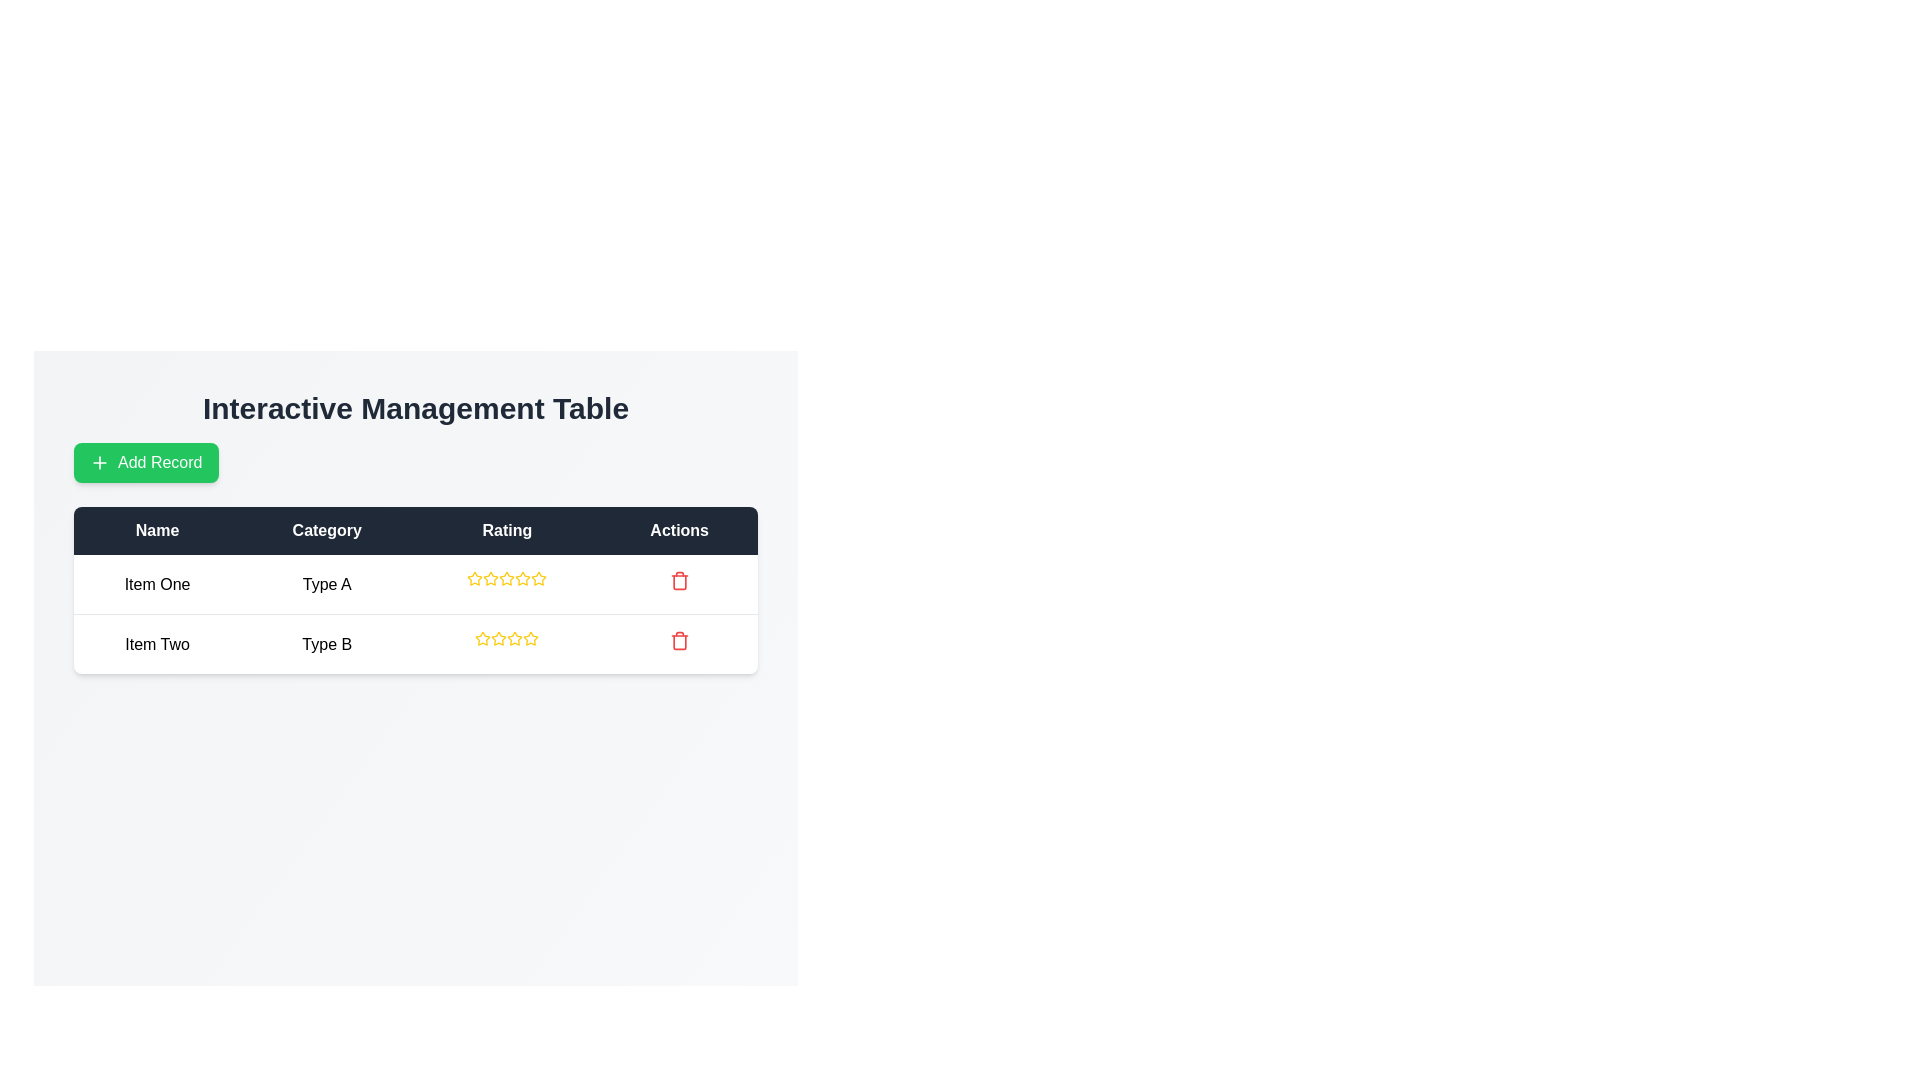 The width and height of the screenshot is (1920, 1080). I want to click on the yellow star icon in the rating section of the table for 'Item One', so click(474, 578).